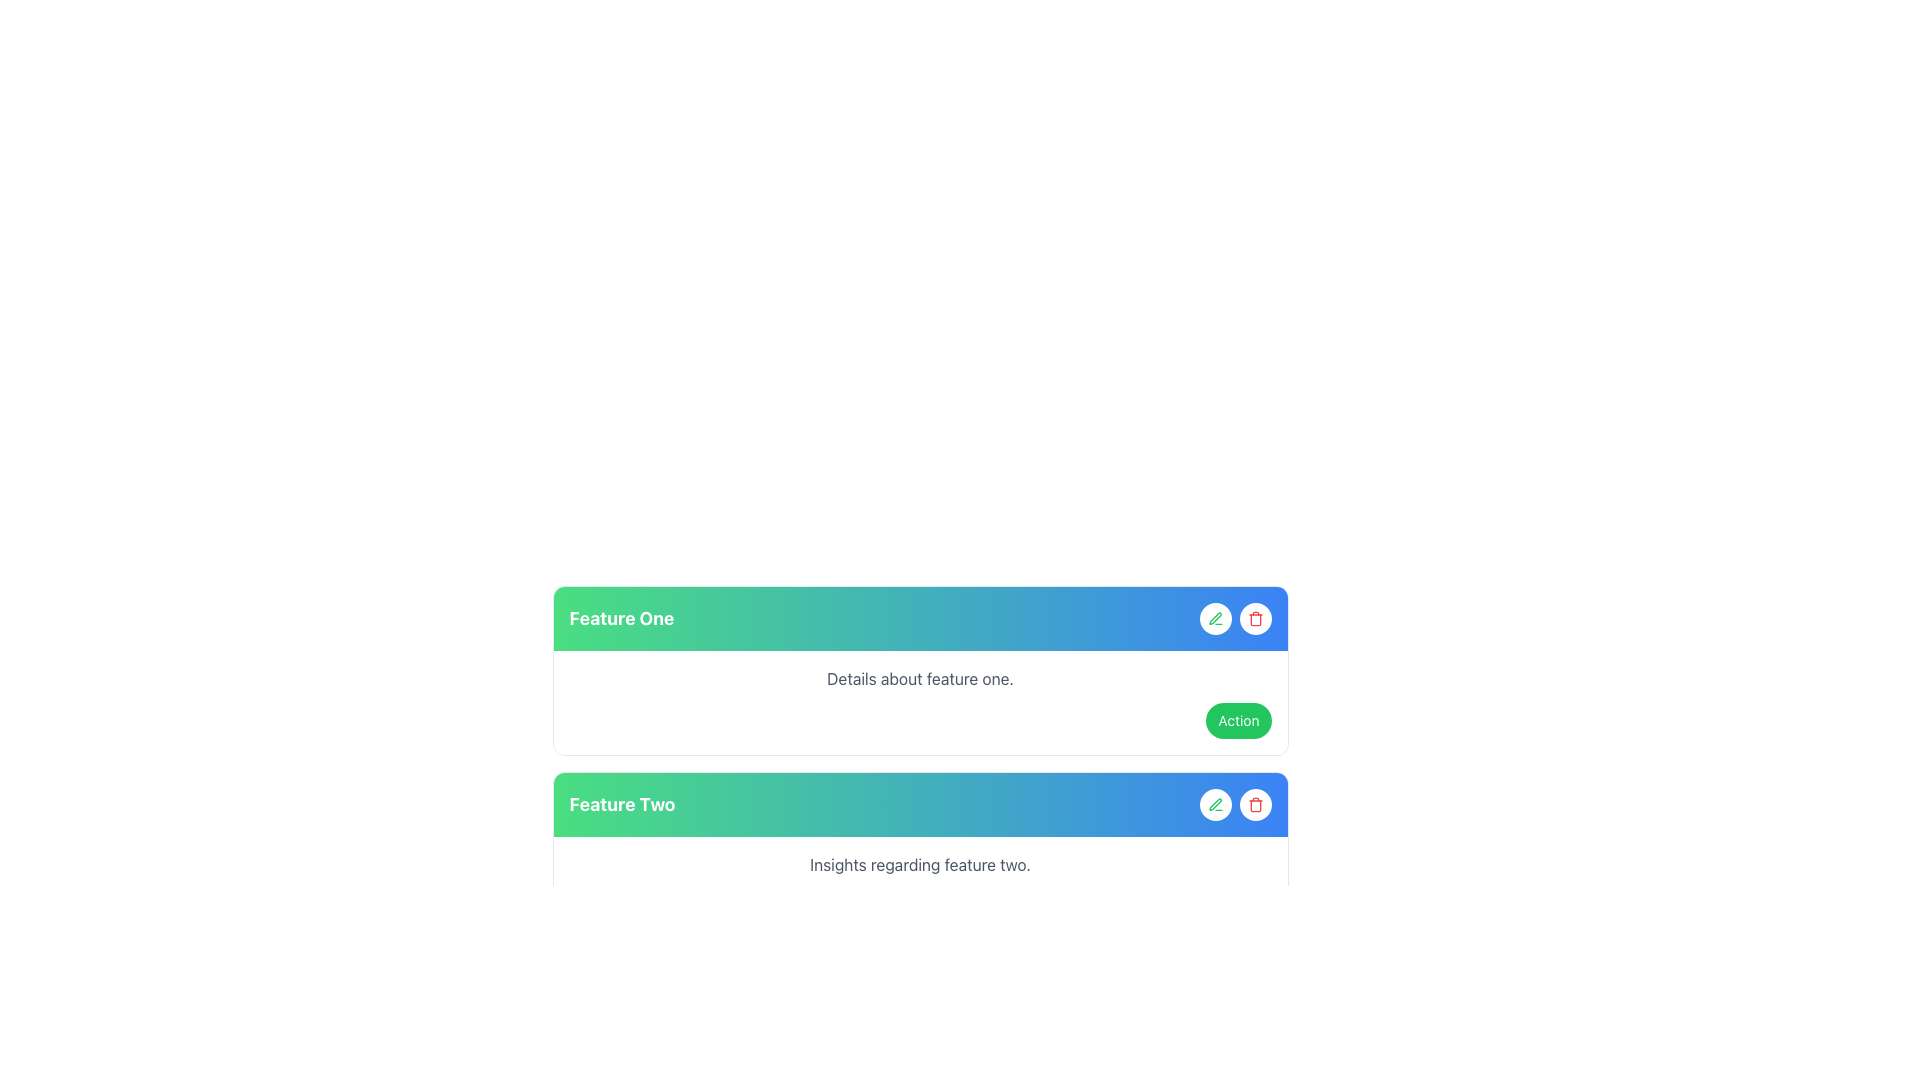 Image resolution: width=1920 pixels, height=1080 pixels. Describe the element at coordinates (919, 677) in the screenshot. I see `the static text label that contains the phrase 'Details about feature one.' located under the 'Feature One' section header, aligned with the action button on the right` at that location.